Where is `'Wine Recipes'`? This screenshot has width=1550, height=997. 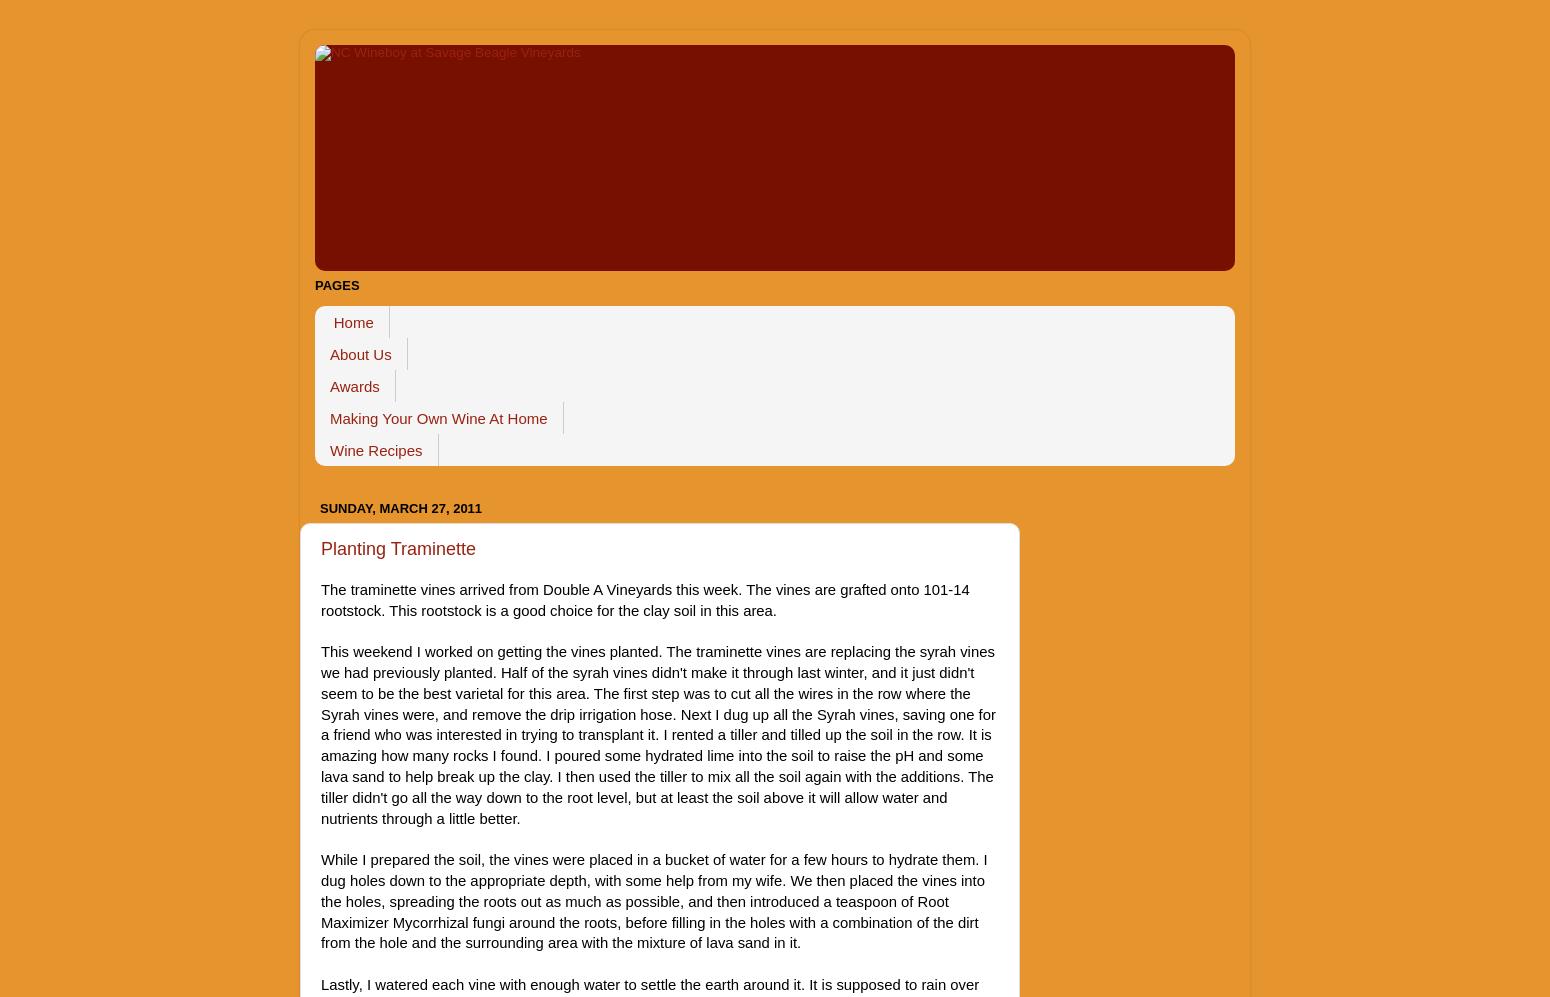
'Wine Recipes' is located at coordinates (375, 448).